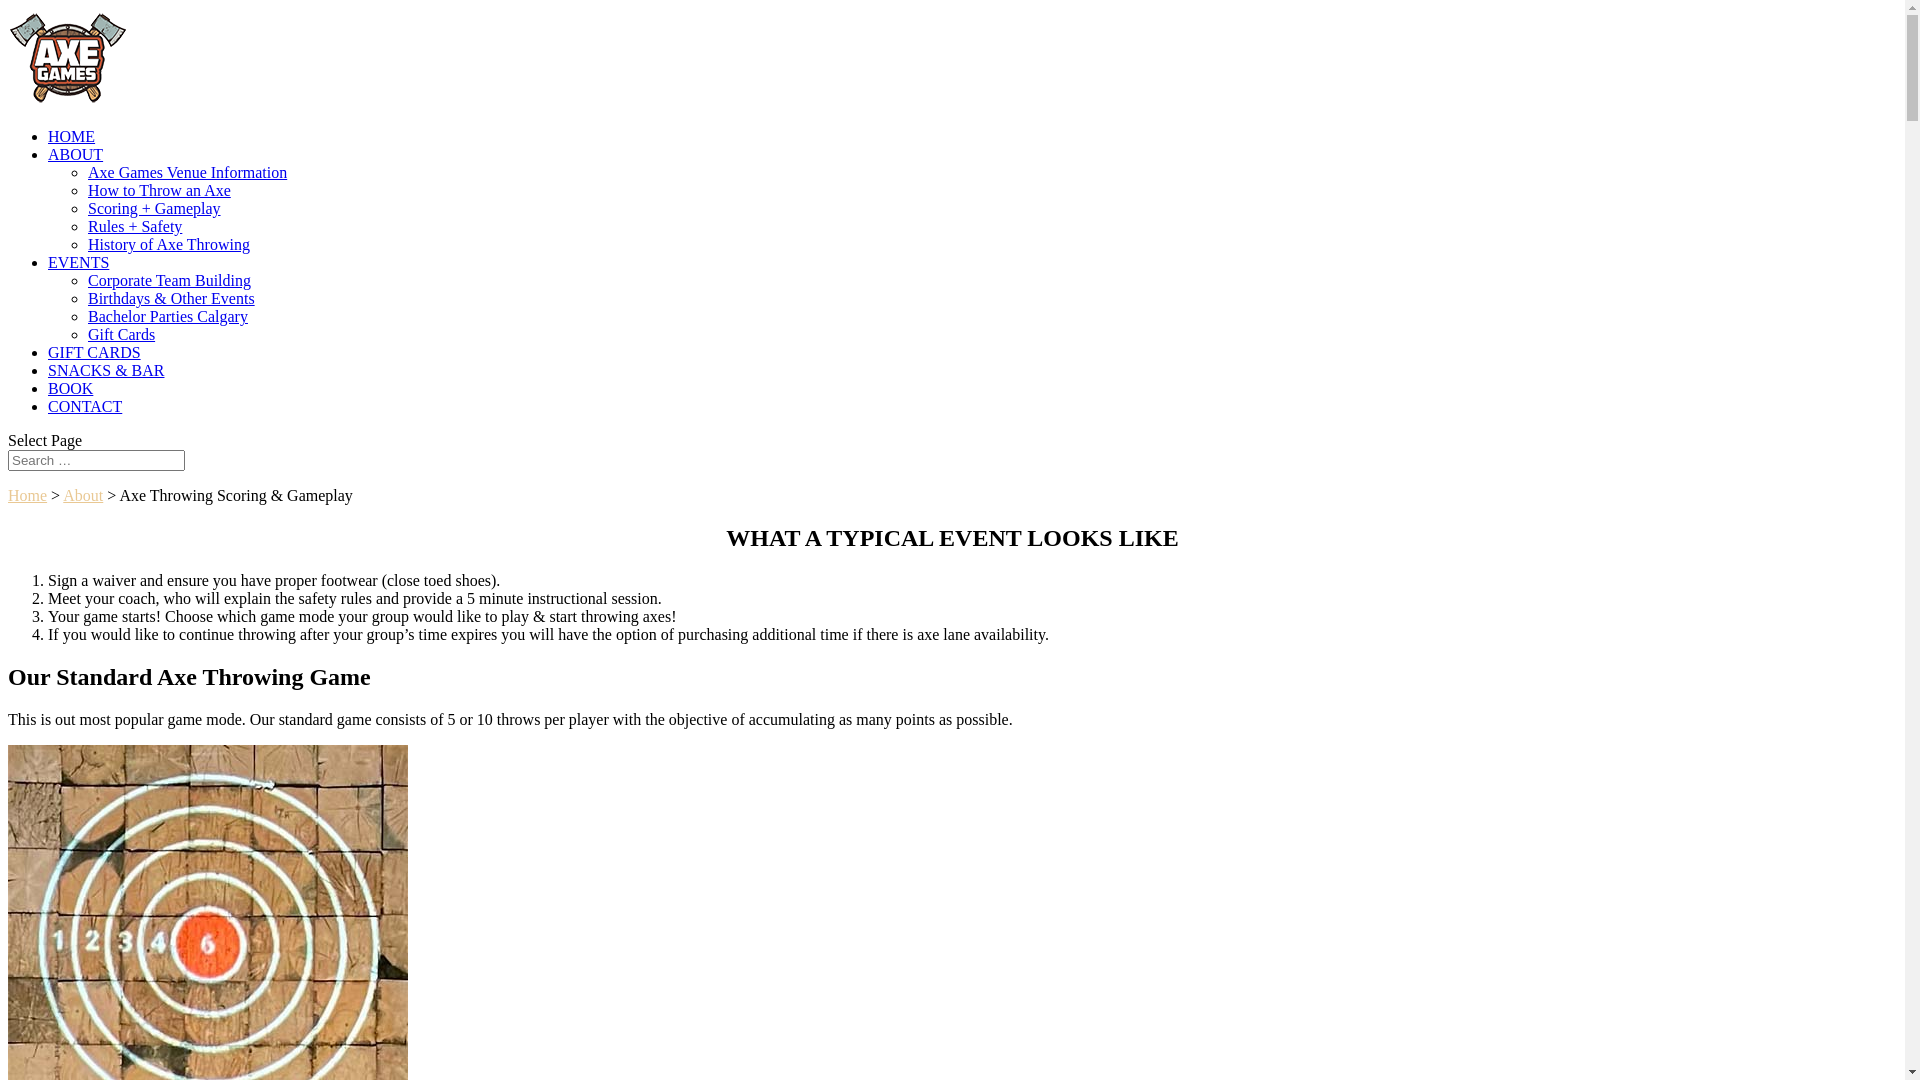 The image size is (1920, 1080). Describe the element at coordinates (169, 280) in the screenshot. I see `'Corporate Team Building'` at that location.